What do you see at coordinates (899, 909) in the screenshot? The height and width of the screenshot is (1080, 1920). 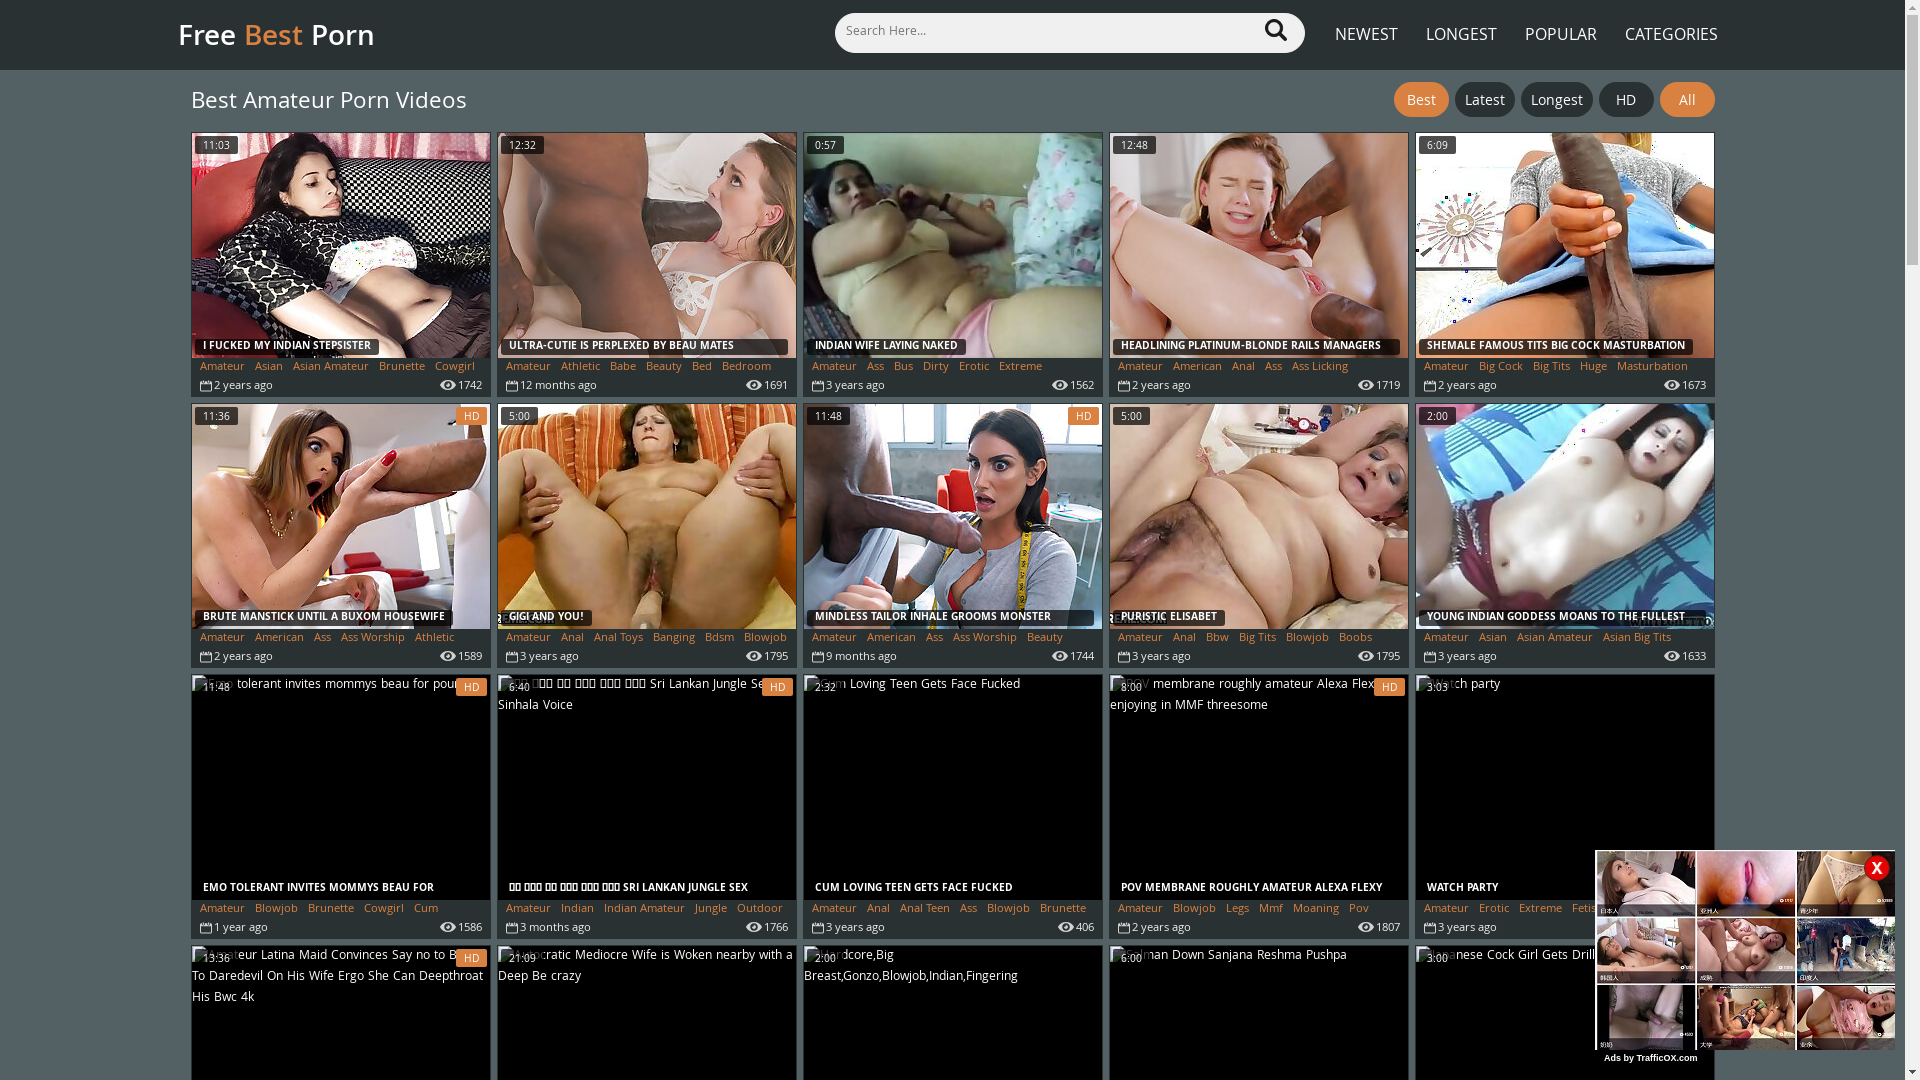 I see `'Anal Teen'` at bounding box center [899, 909].